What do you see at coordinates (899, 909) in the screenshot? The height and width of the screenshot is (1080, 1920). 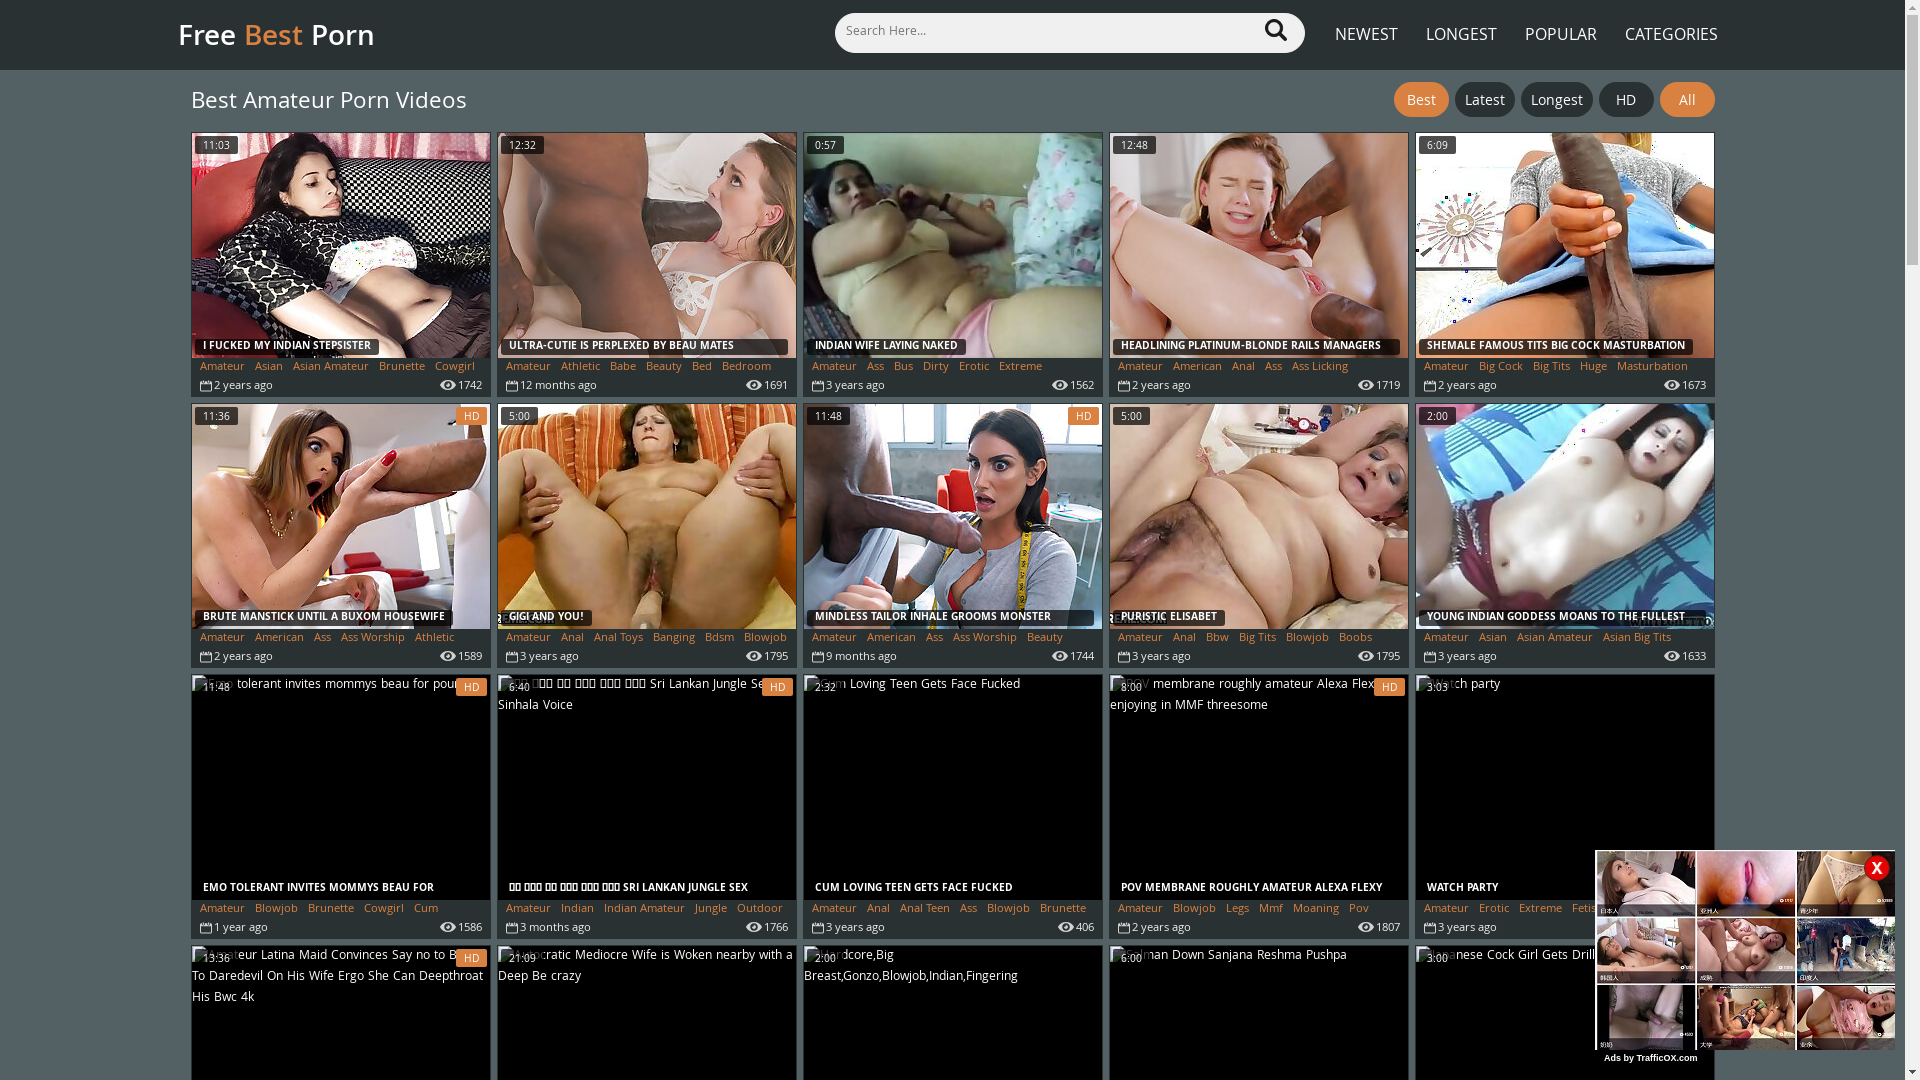 I see `'Anal Teen'` at bounding box center [899, 909].